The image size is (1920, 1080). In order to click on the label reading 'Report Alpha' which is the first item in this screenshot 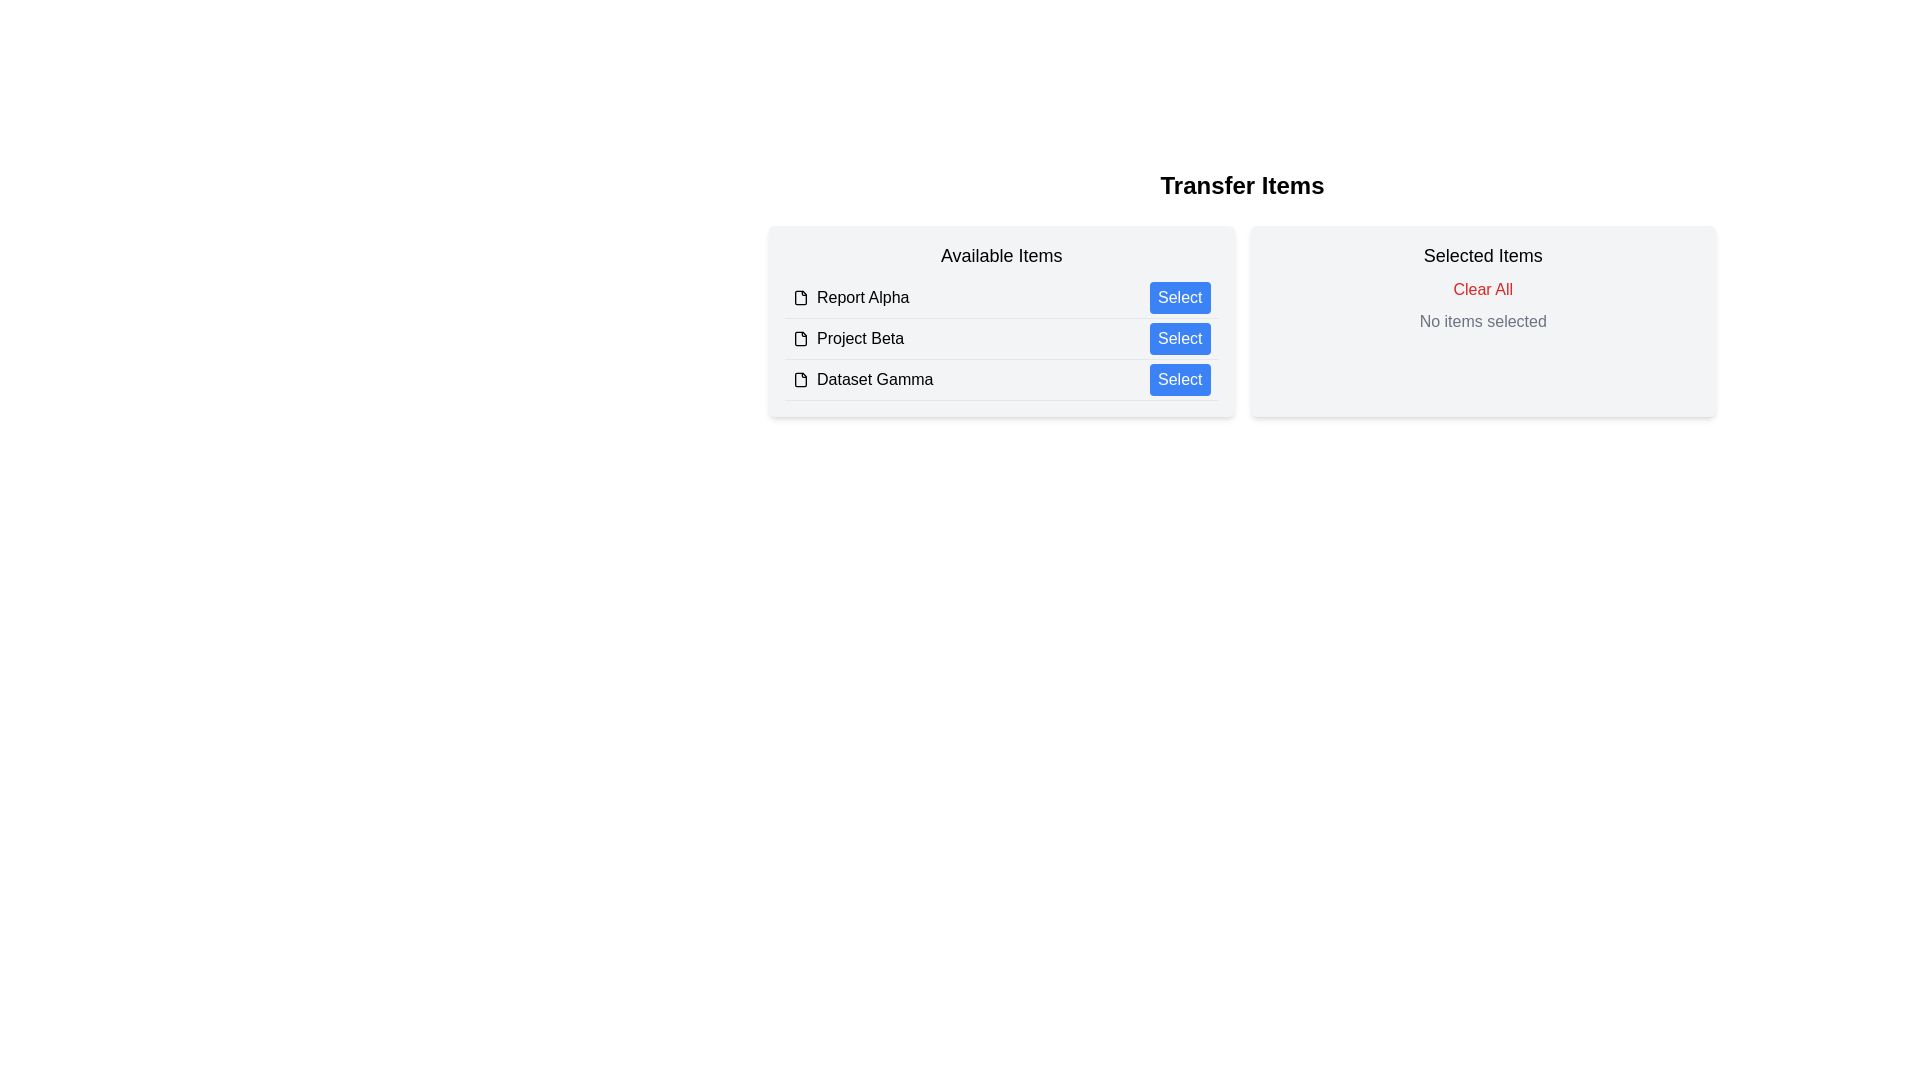, I will do `click(851, 297)`.